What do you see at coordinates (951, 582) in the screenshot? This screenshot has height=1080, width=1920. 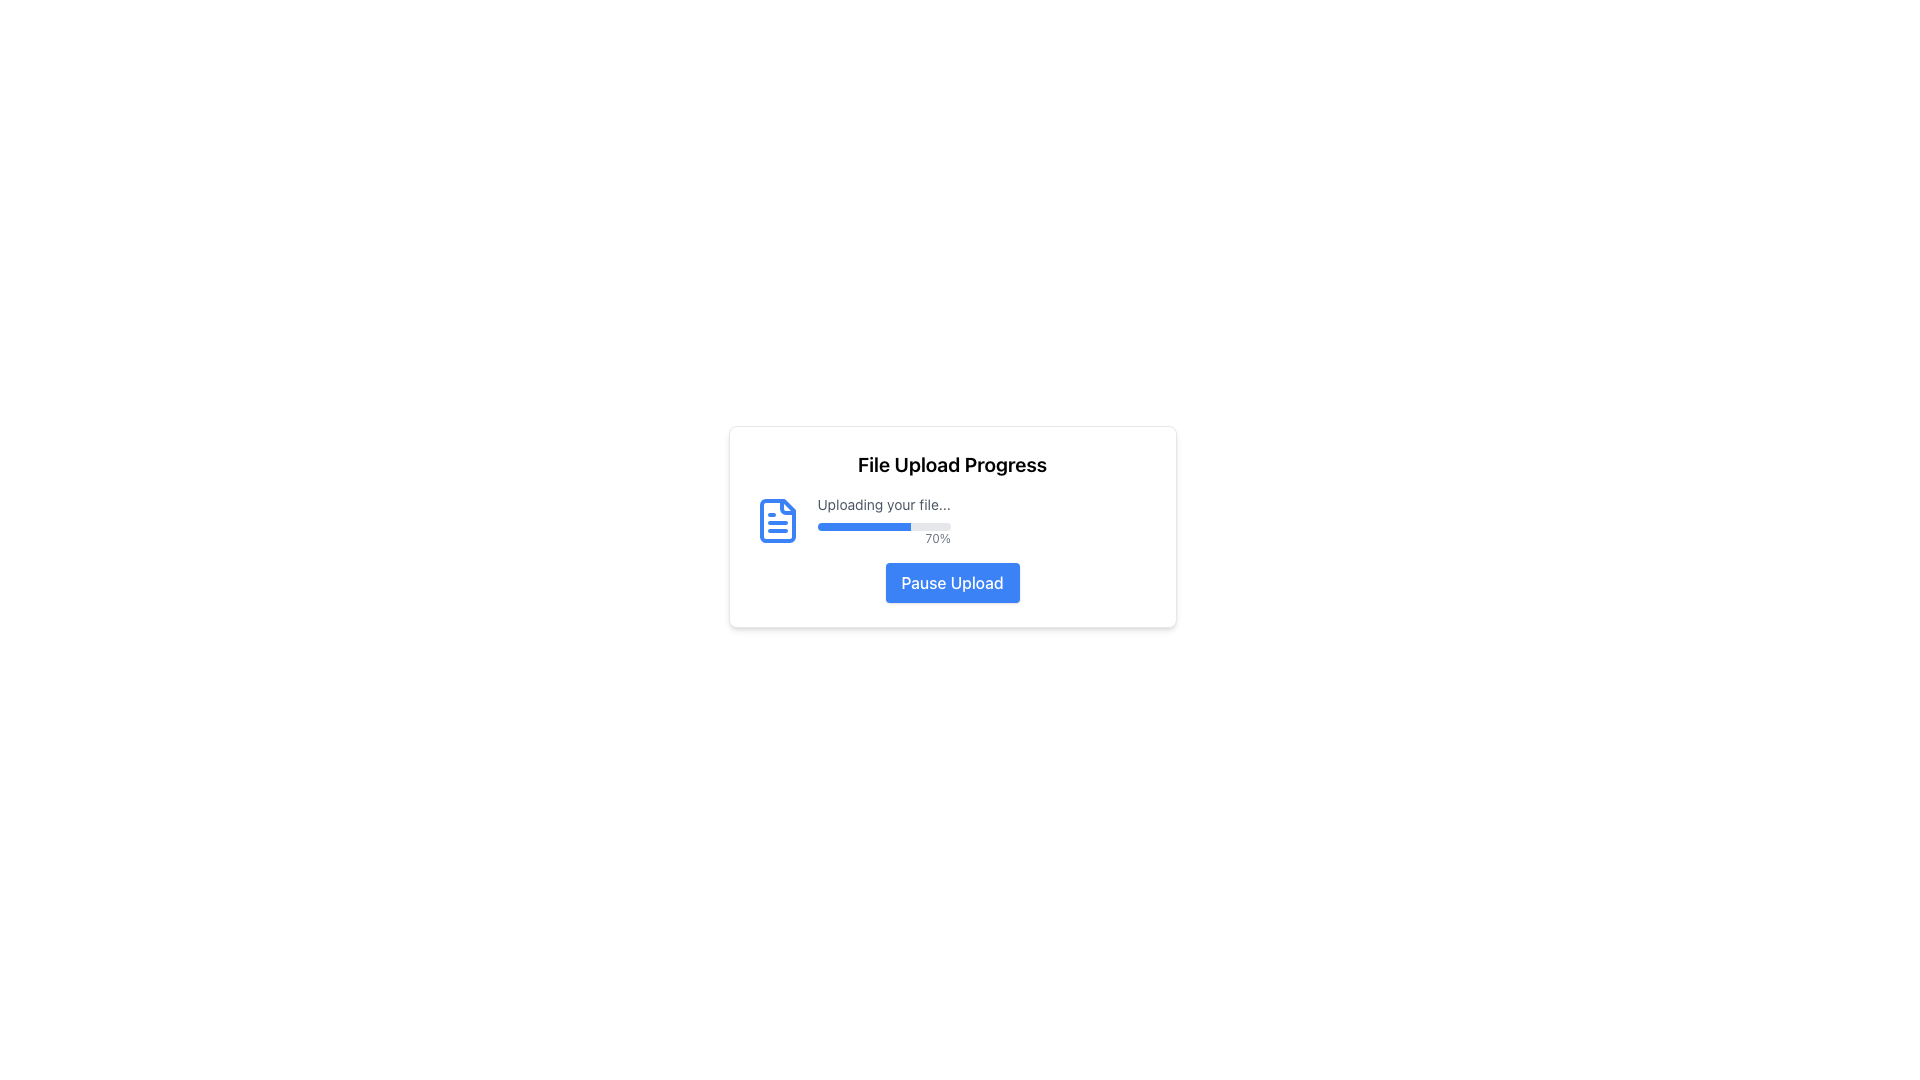 I see `the blue button labeled 'Pause Upload' with white text` at bounding box center [951, 582].